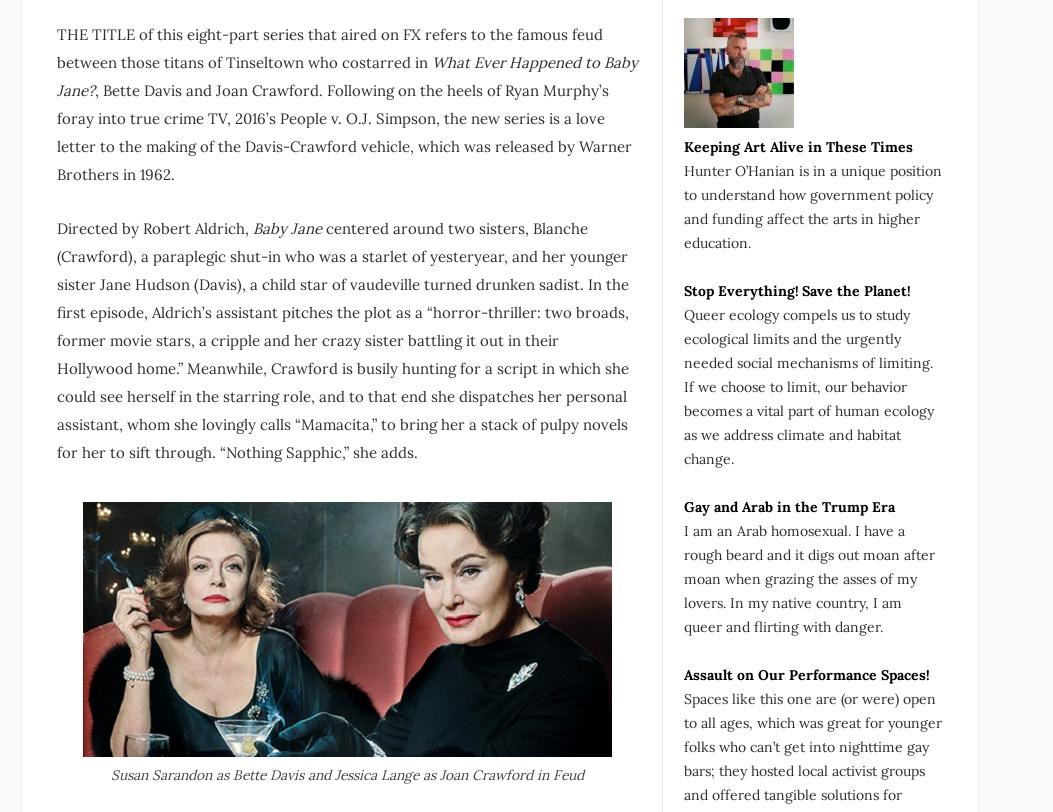 This screenshot has width=1053, height=812. Describe the element at coordinates (788, 505) in the screenshot. I see `'Gay and Arab in the Trump Era'` at that location.